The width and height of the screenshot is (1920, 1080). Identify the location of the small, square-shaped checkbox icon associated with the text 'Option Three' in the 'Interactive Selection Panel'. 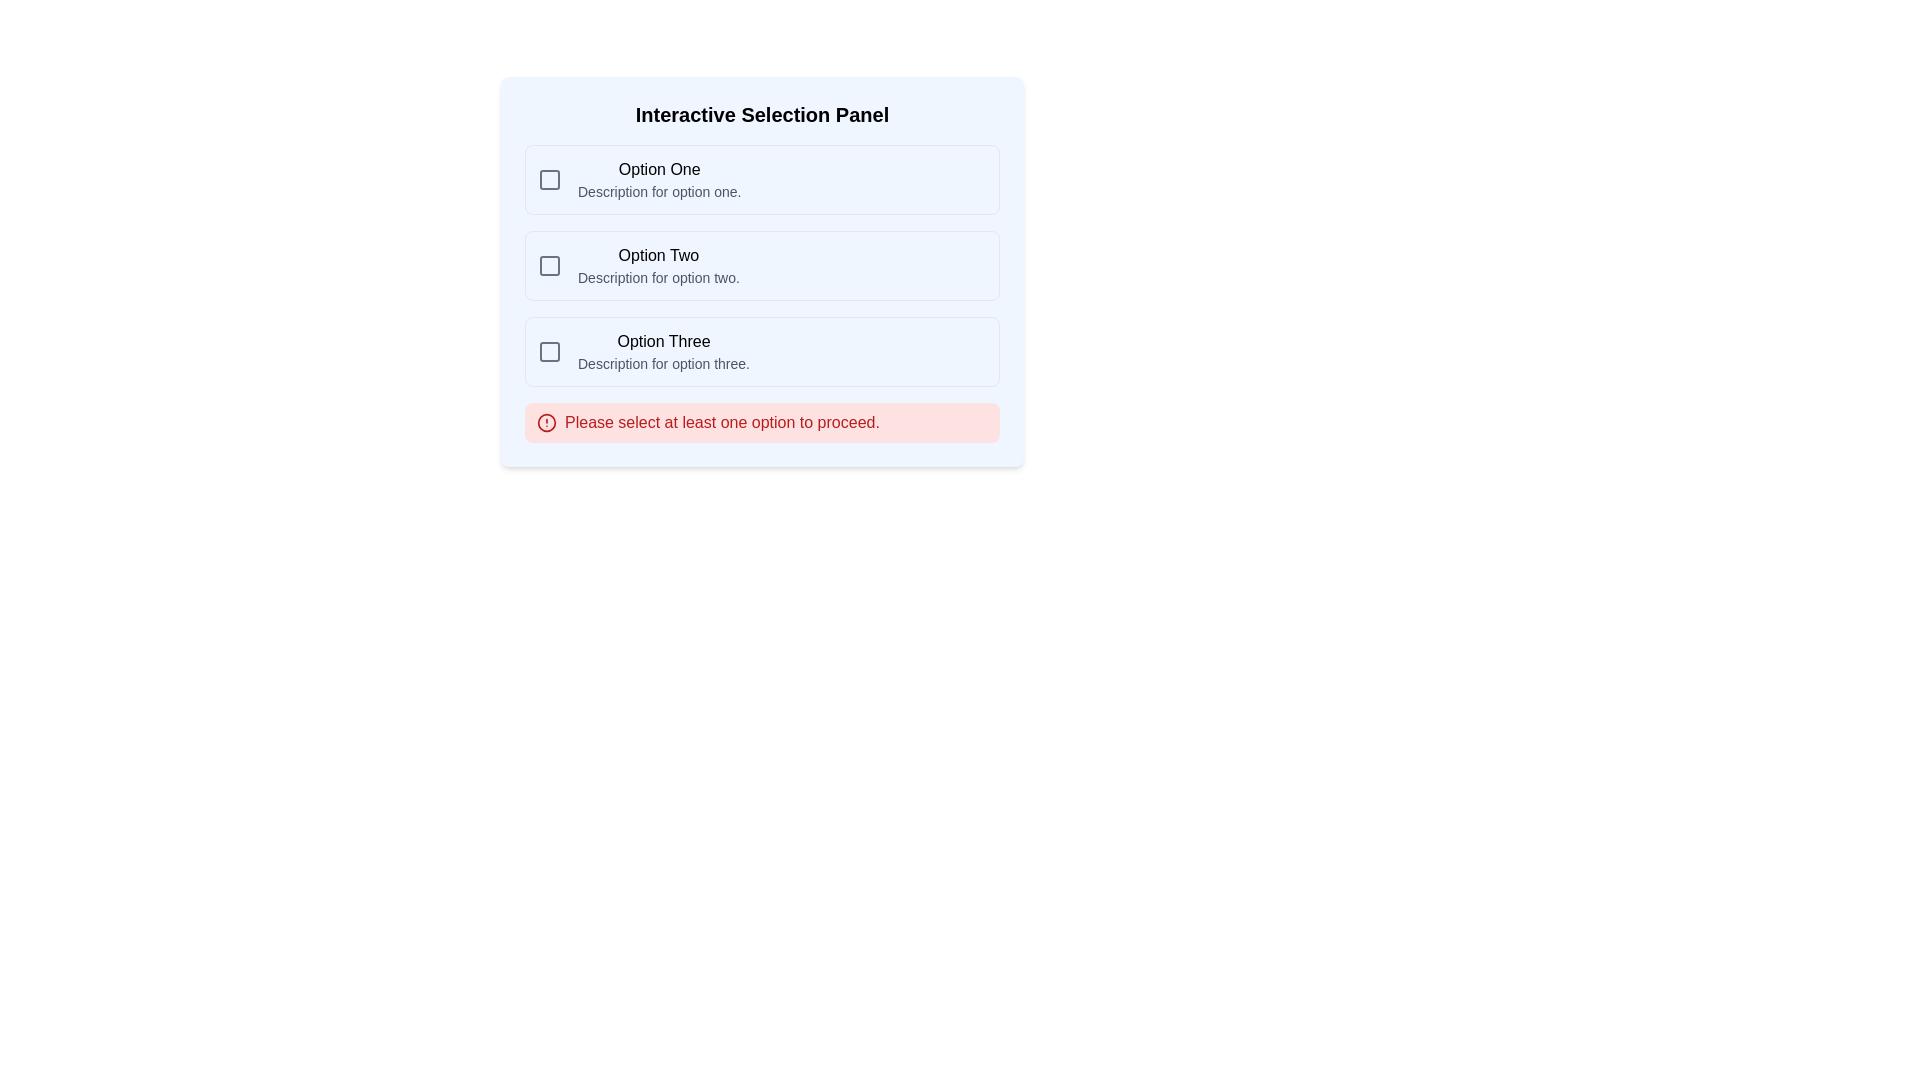
(550, 350).